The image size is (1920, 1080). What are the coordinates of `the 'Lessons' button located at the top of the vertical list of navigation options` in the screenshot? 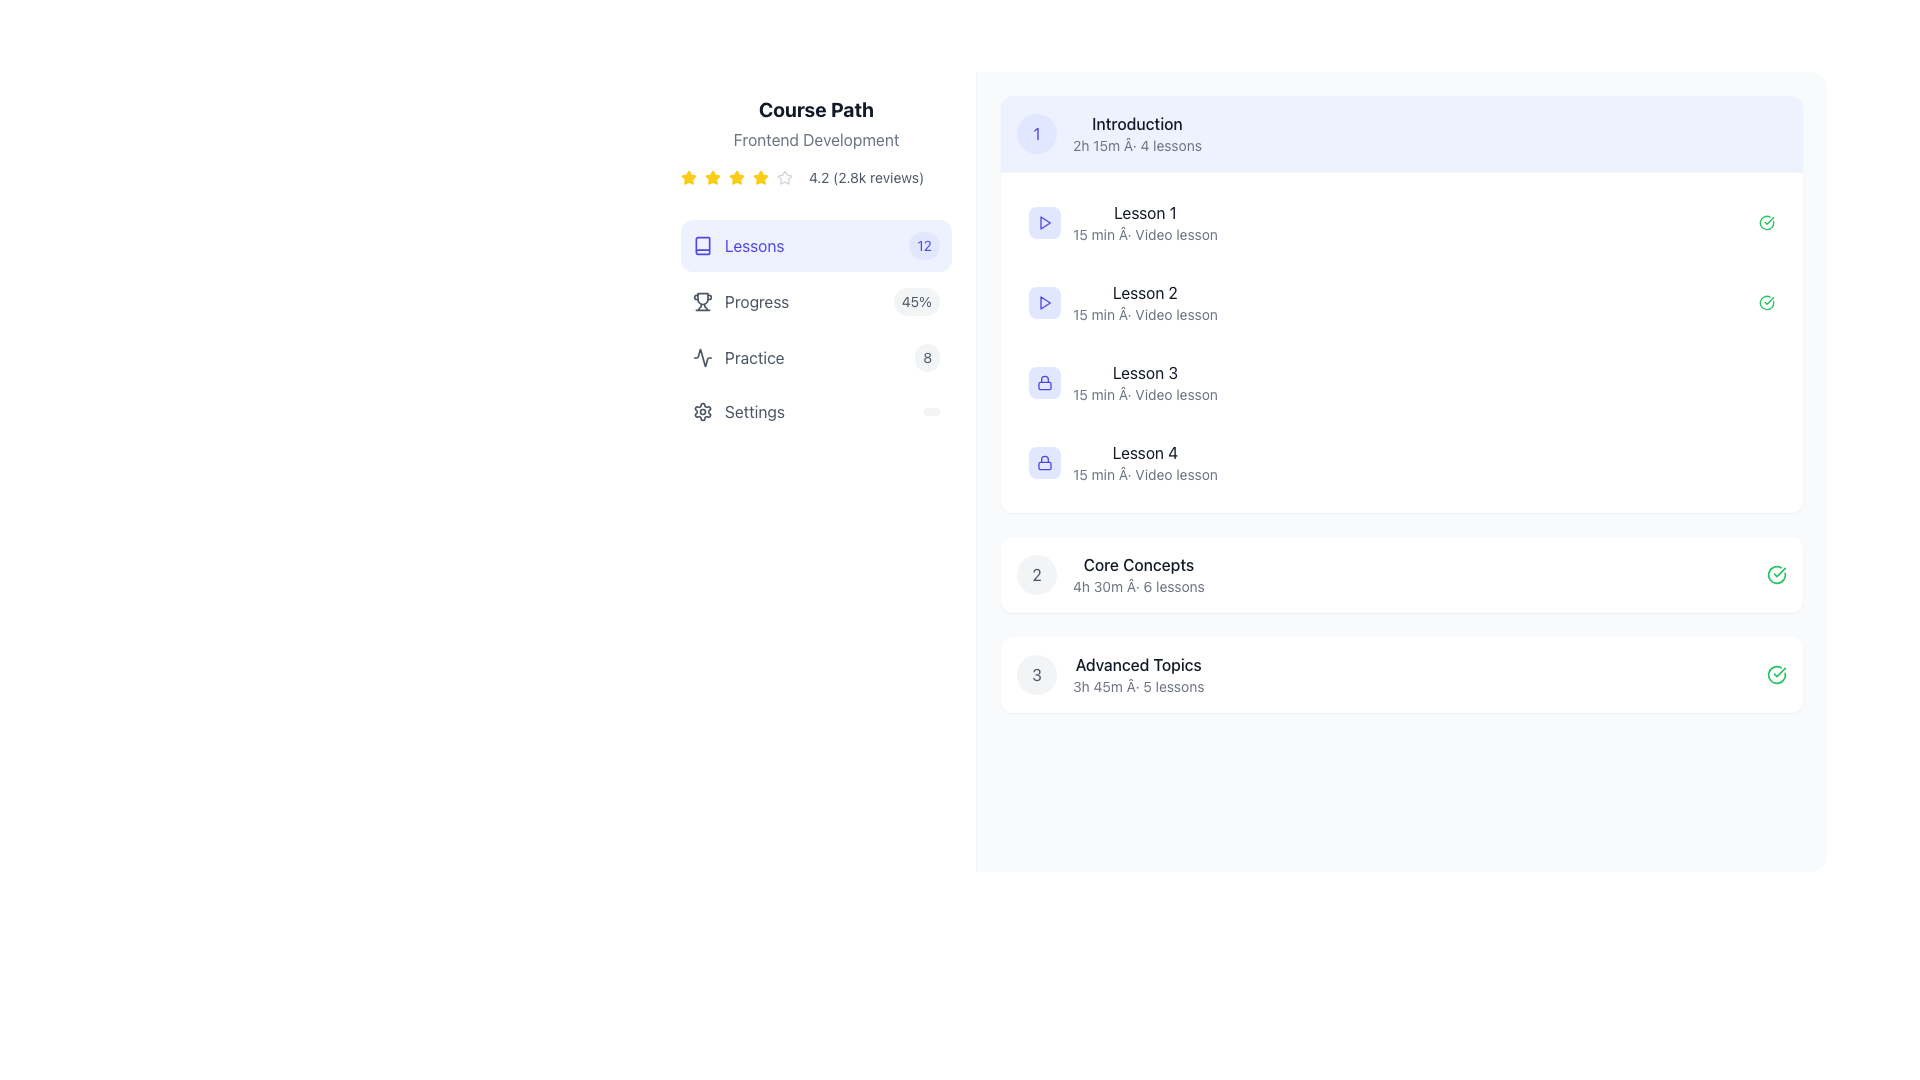 It's located at (816, 245).